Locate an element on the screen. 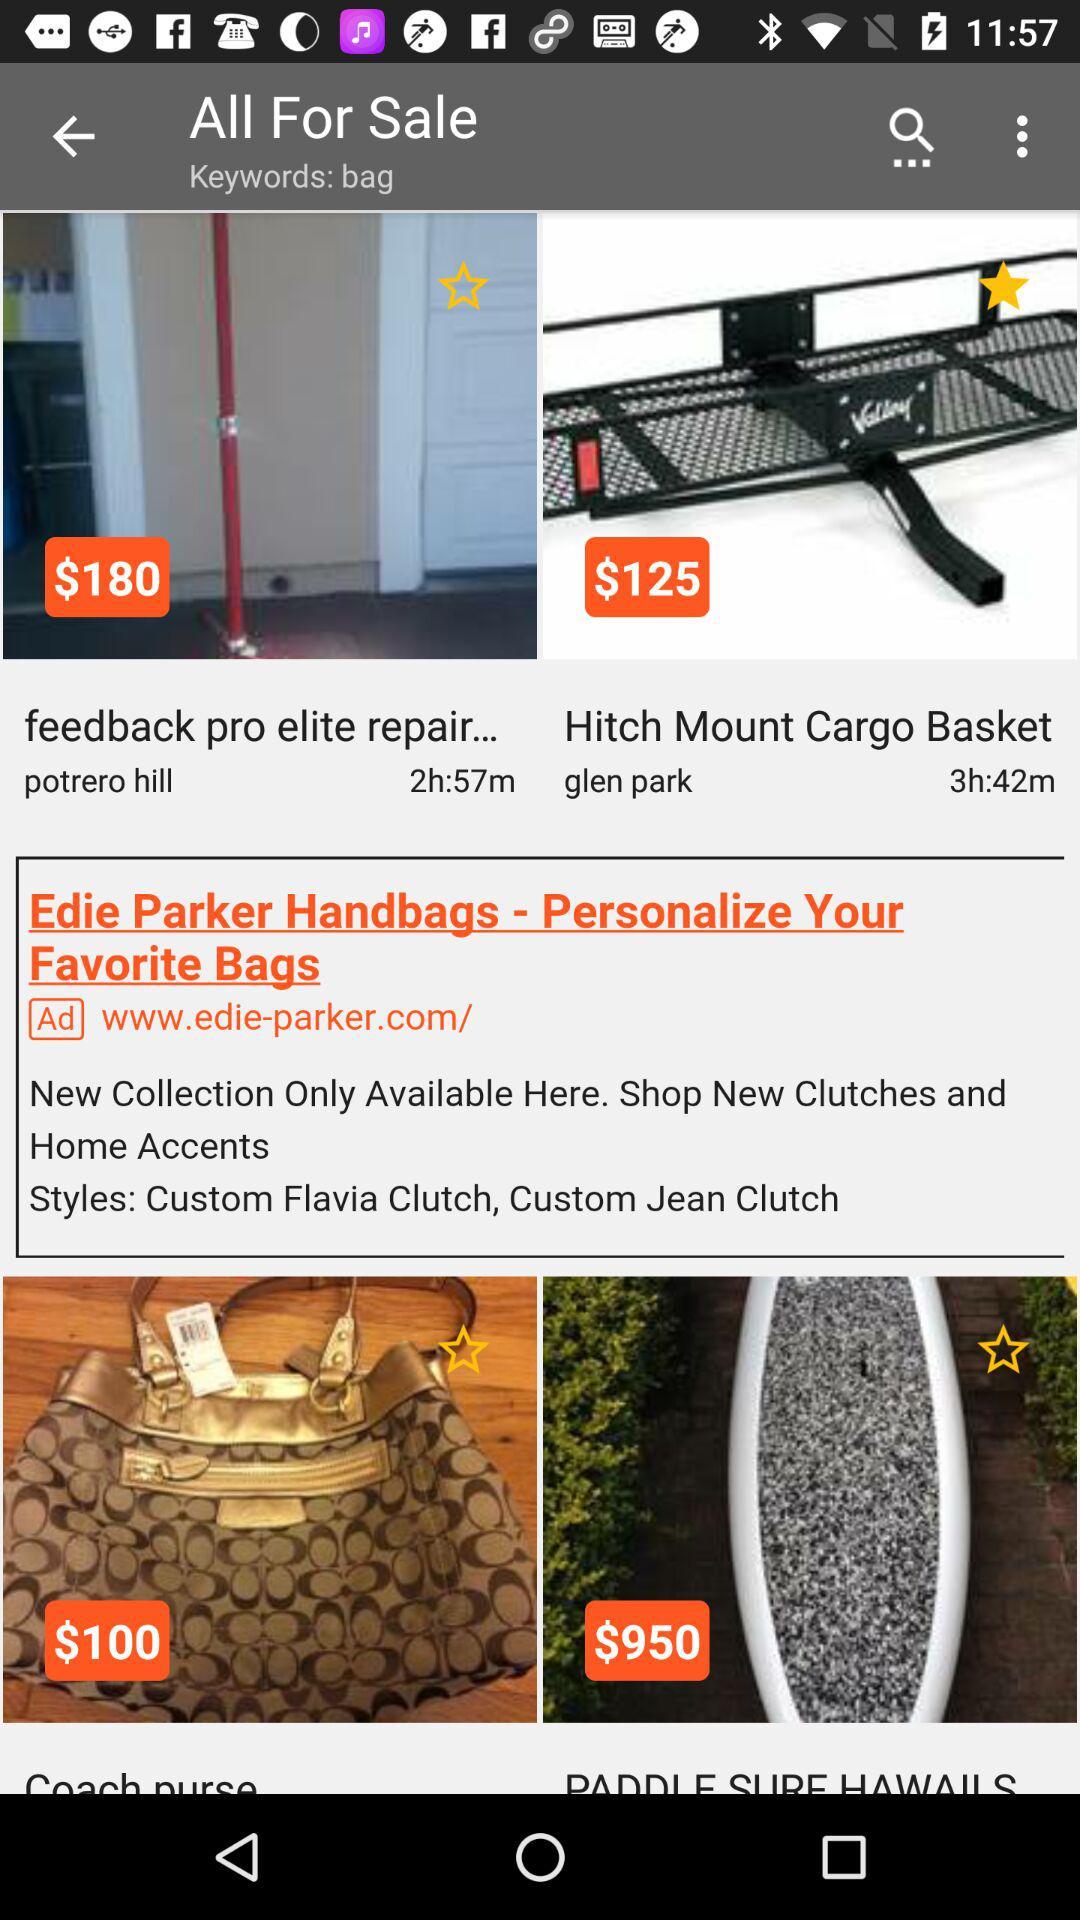 The image size is (1080, 1920). the star symbol in the first pic from left is located at coordinates (463, 285).